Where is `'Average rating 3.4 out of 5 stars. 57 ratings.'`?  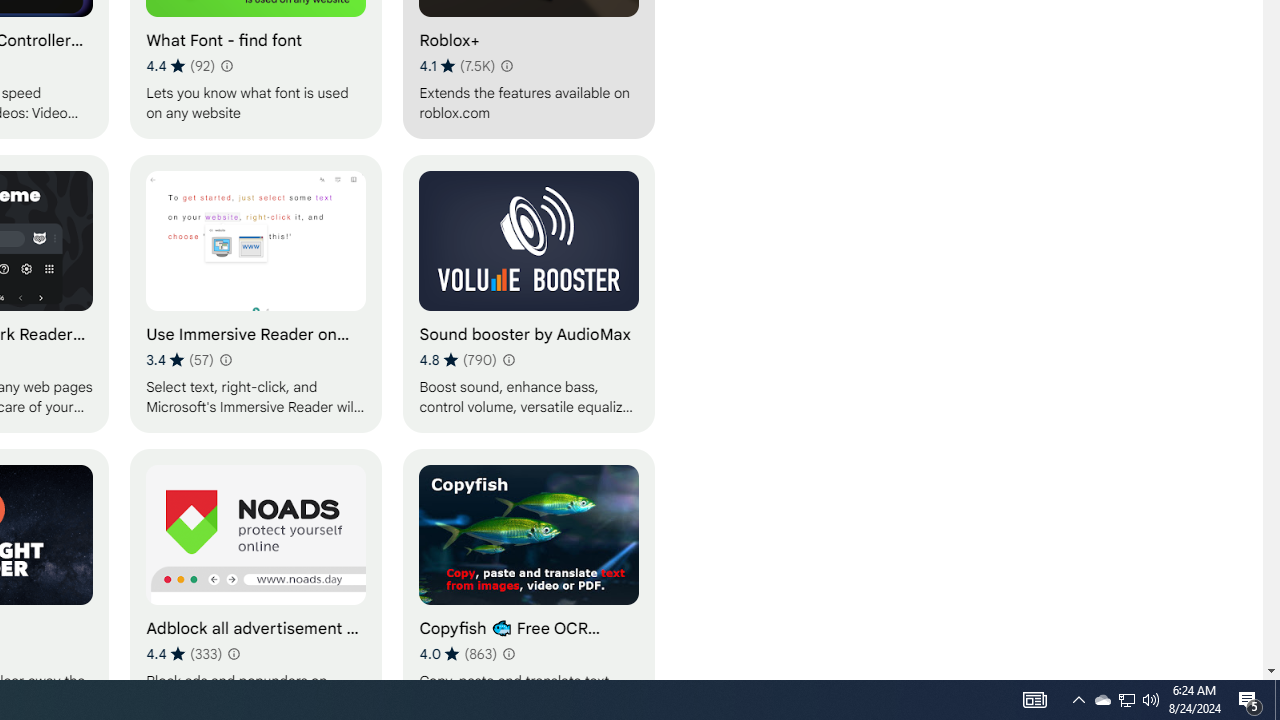
'Average rating 3.4 out of 5 stars. 57 ratings.' is located at coordinates (179, 360).